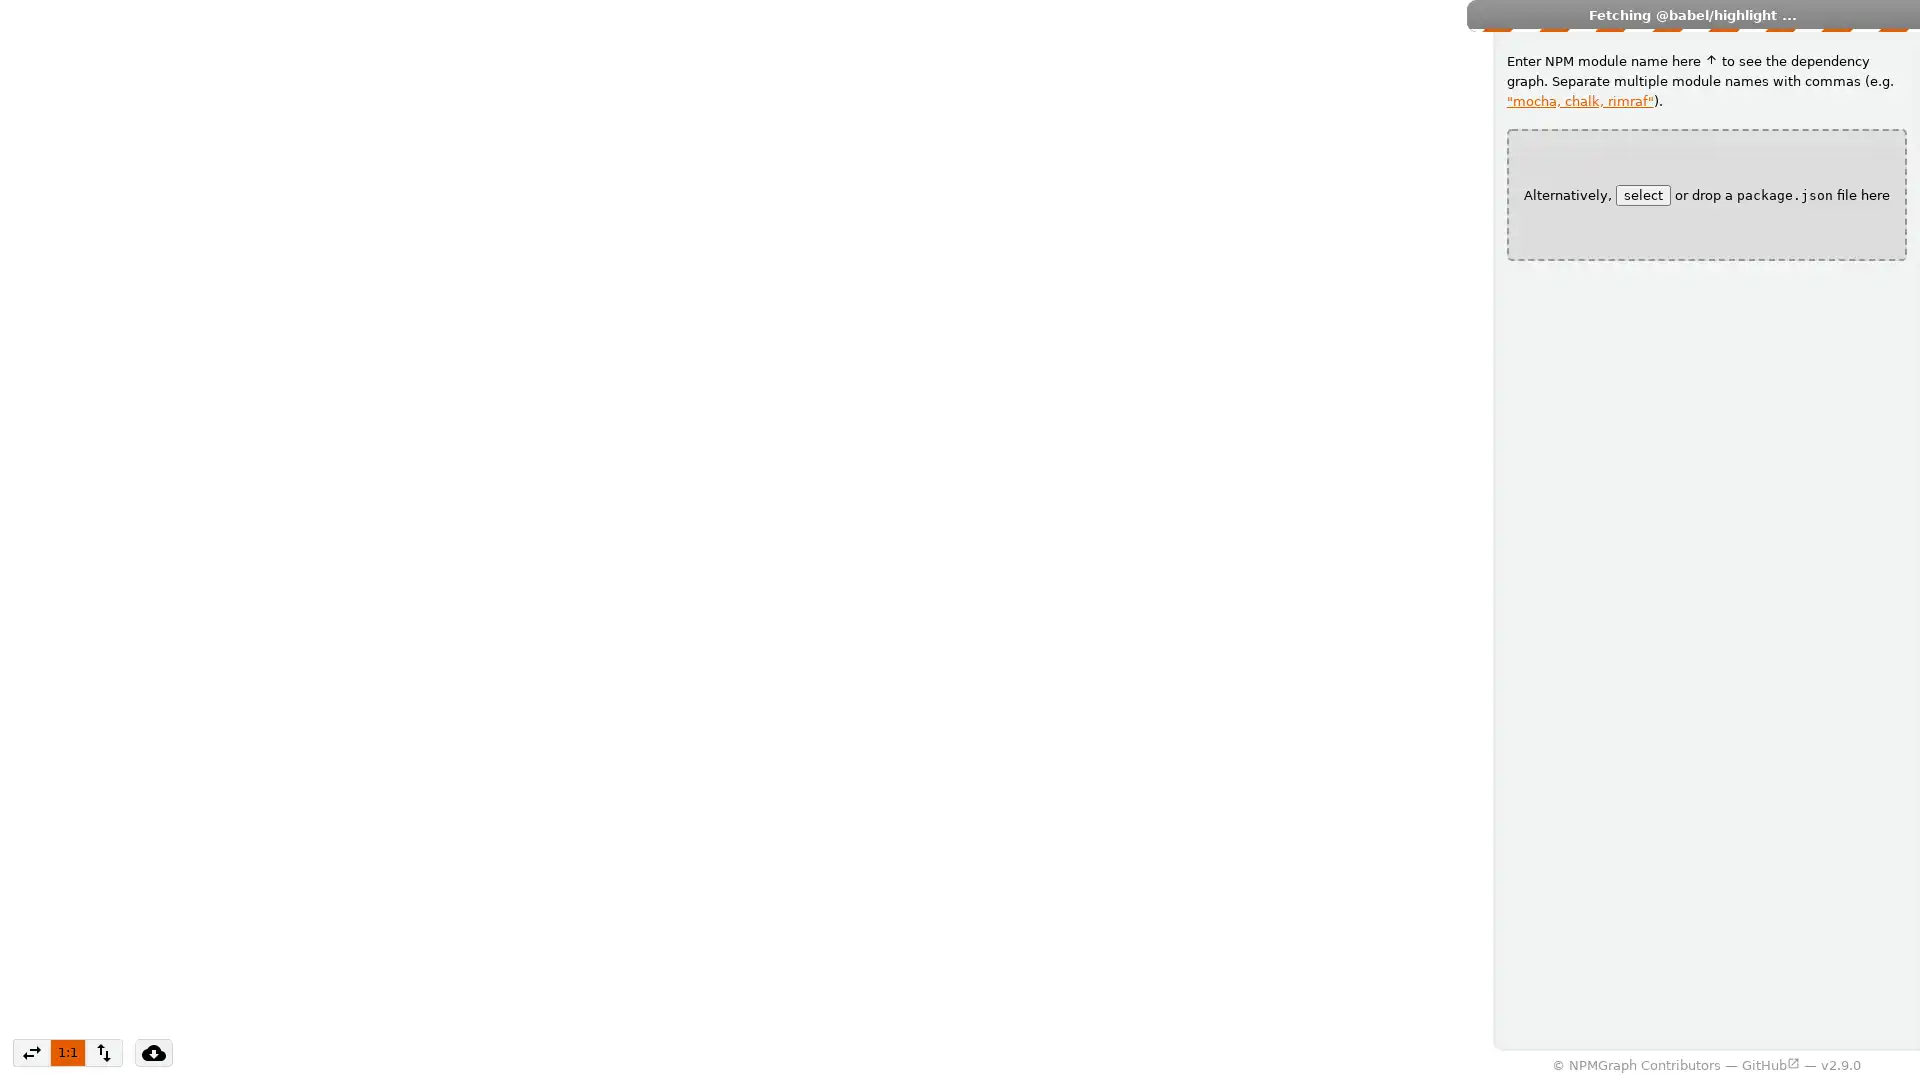 Image resolution: width=1920 pixels, height=1080 pixels. What do you see at coordinates (32, 1051) in the screenshot?
I see `swap_horiz` at bounding box center [32, 1051].